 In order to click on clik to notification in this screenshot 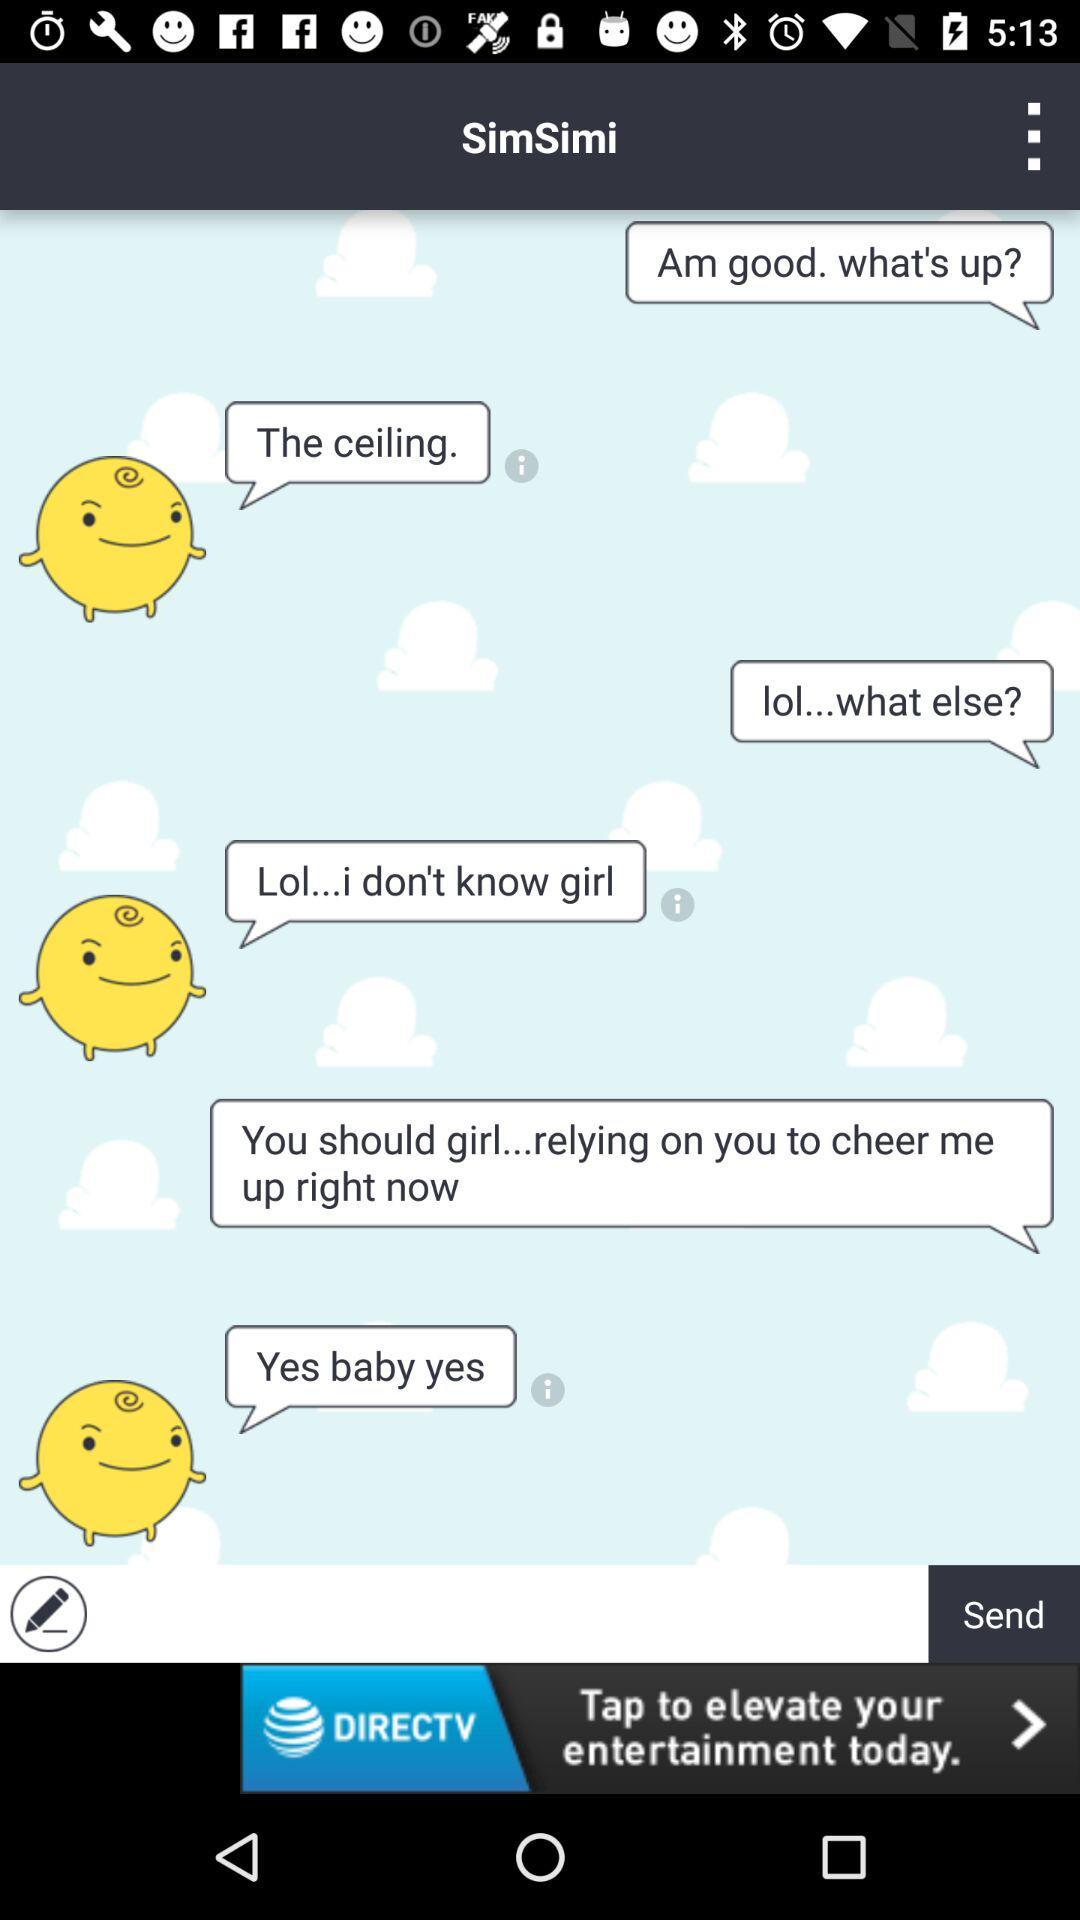, I will do `click(520, 465)`.